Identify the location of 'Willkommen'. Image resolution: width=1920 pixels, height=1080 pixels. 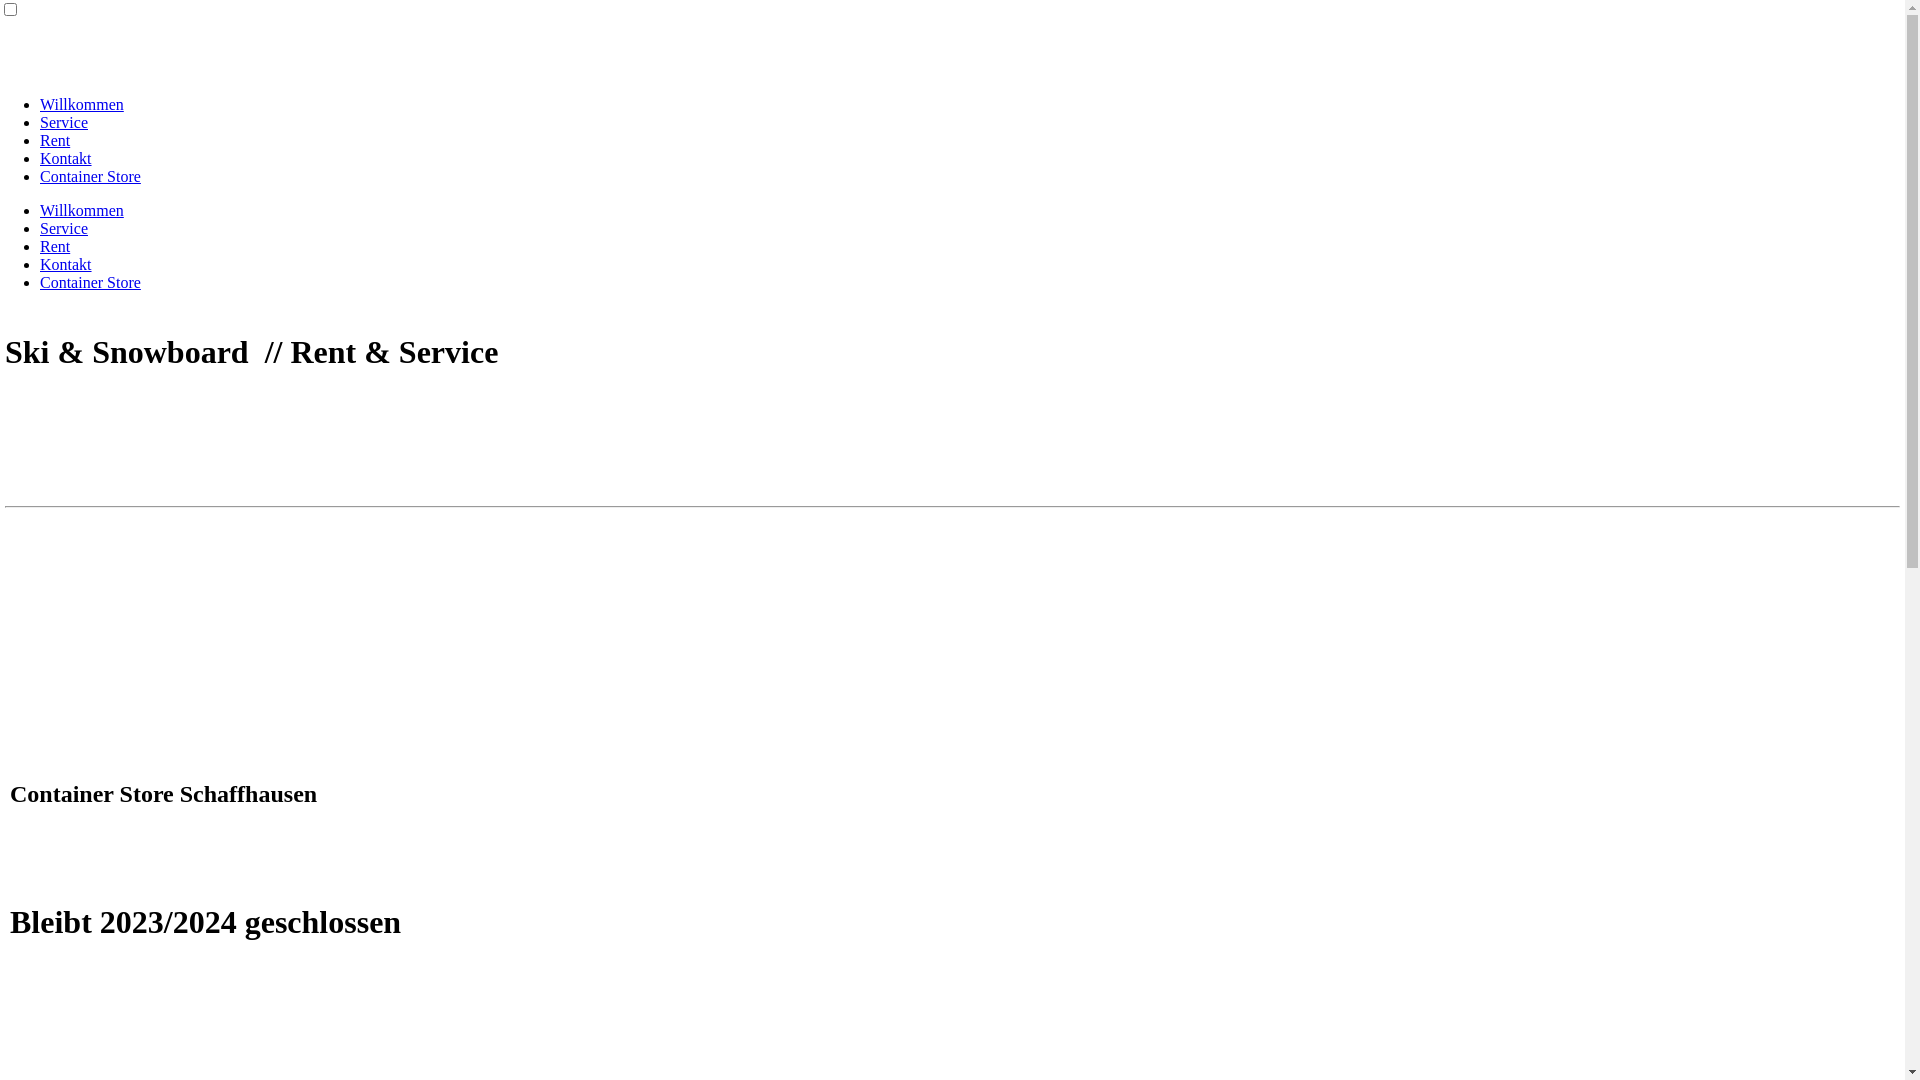
(80, 104).